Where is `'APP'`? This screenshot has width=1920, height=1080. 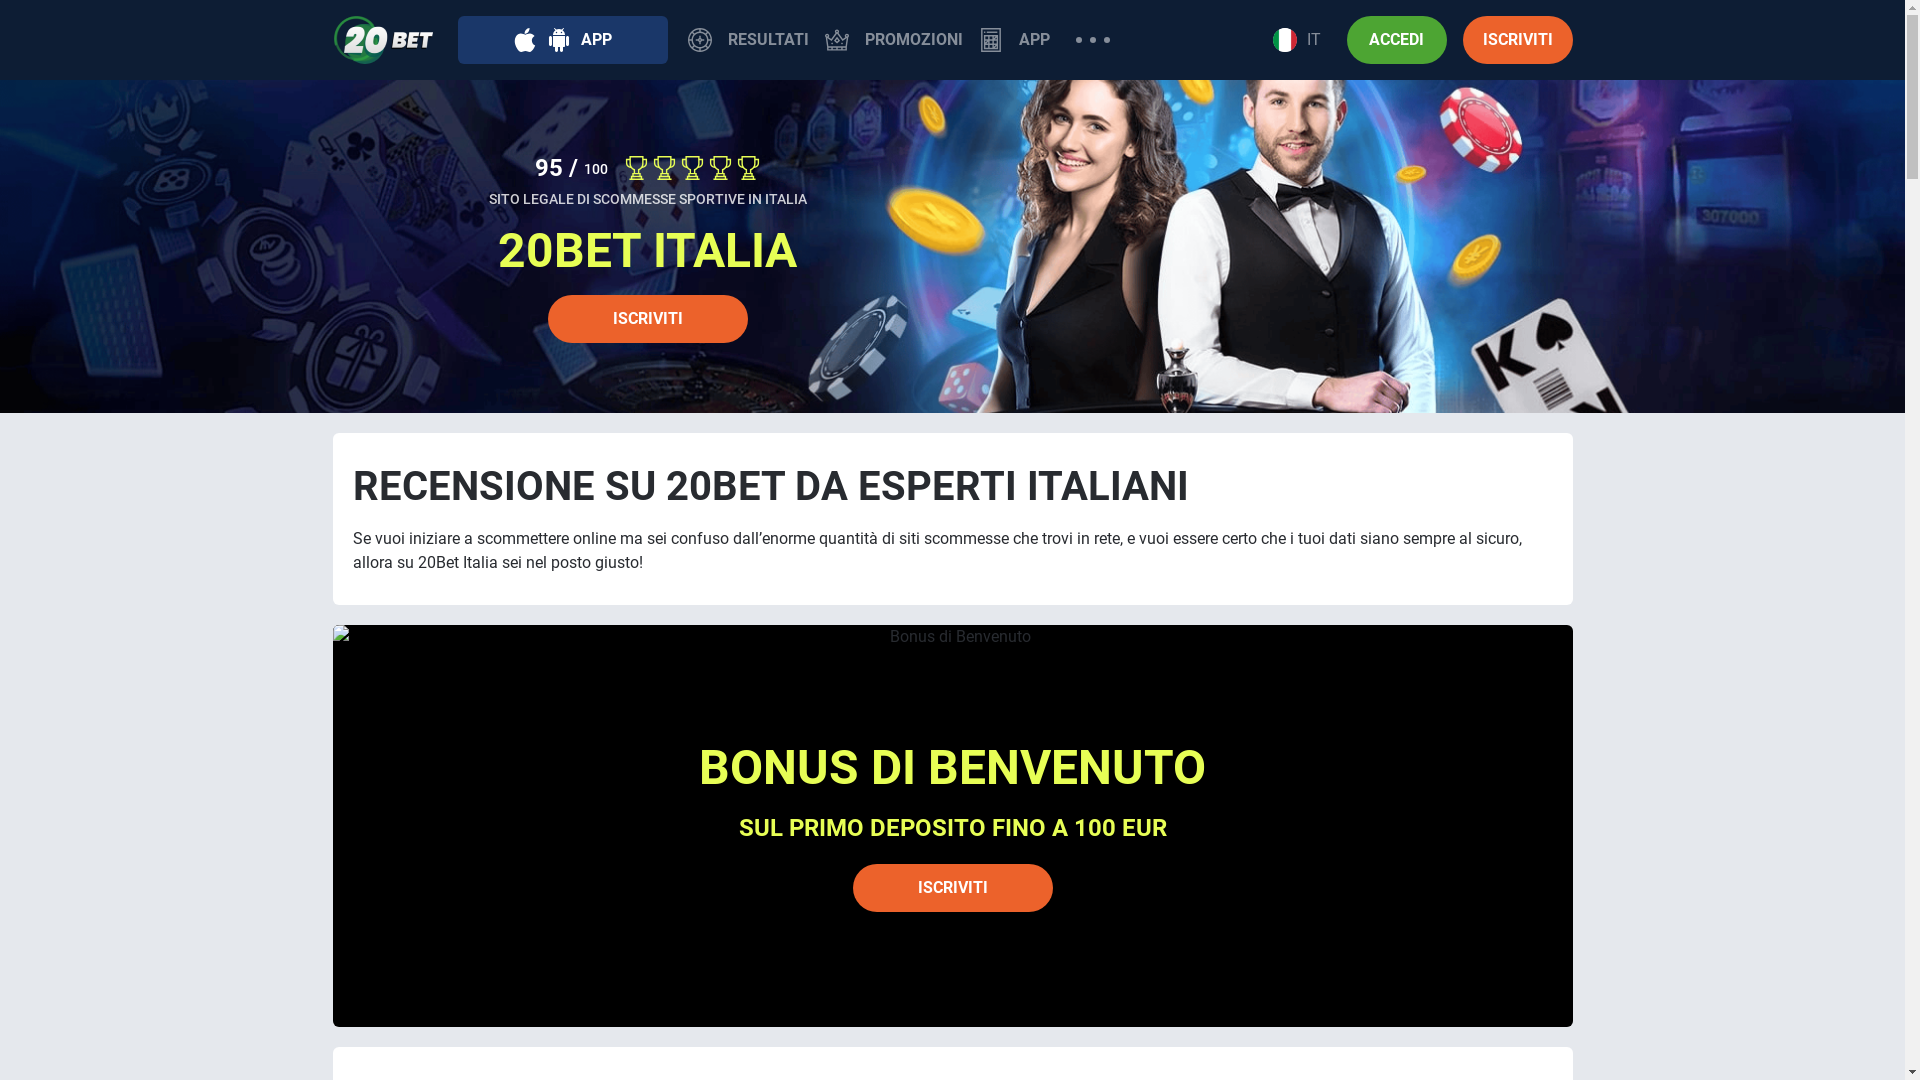
'APP' is located at coordinates (1013, 39).